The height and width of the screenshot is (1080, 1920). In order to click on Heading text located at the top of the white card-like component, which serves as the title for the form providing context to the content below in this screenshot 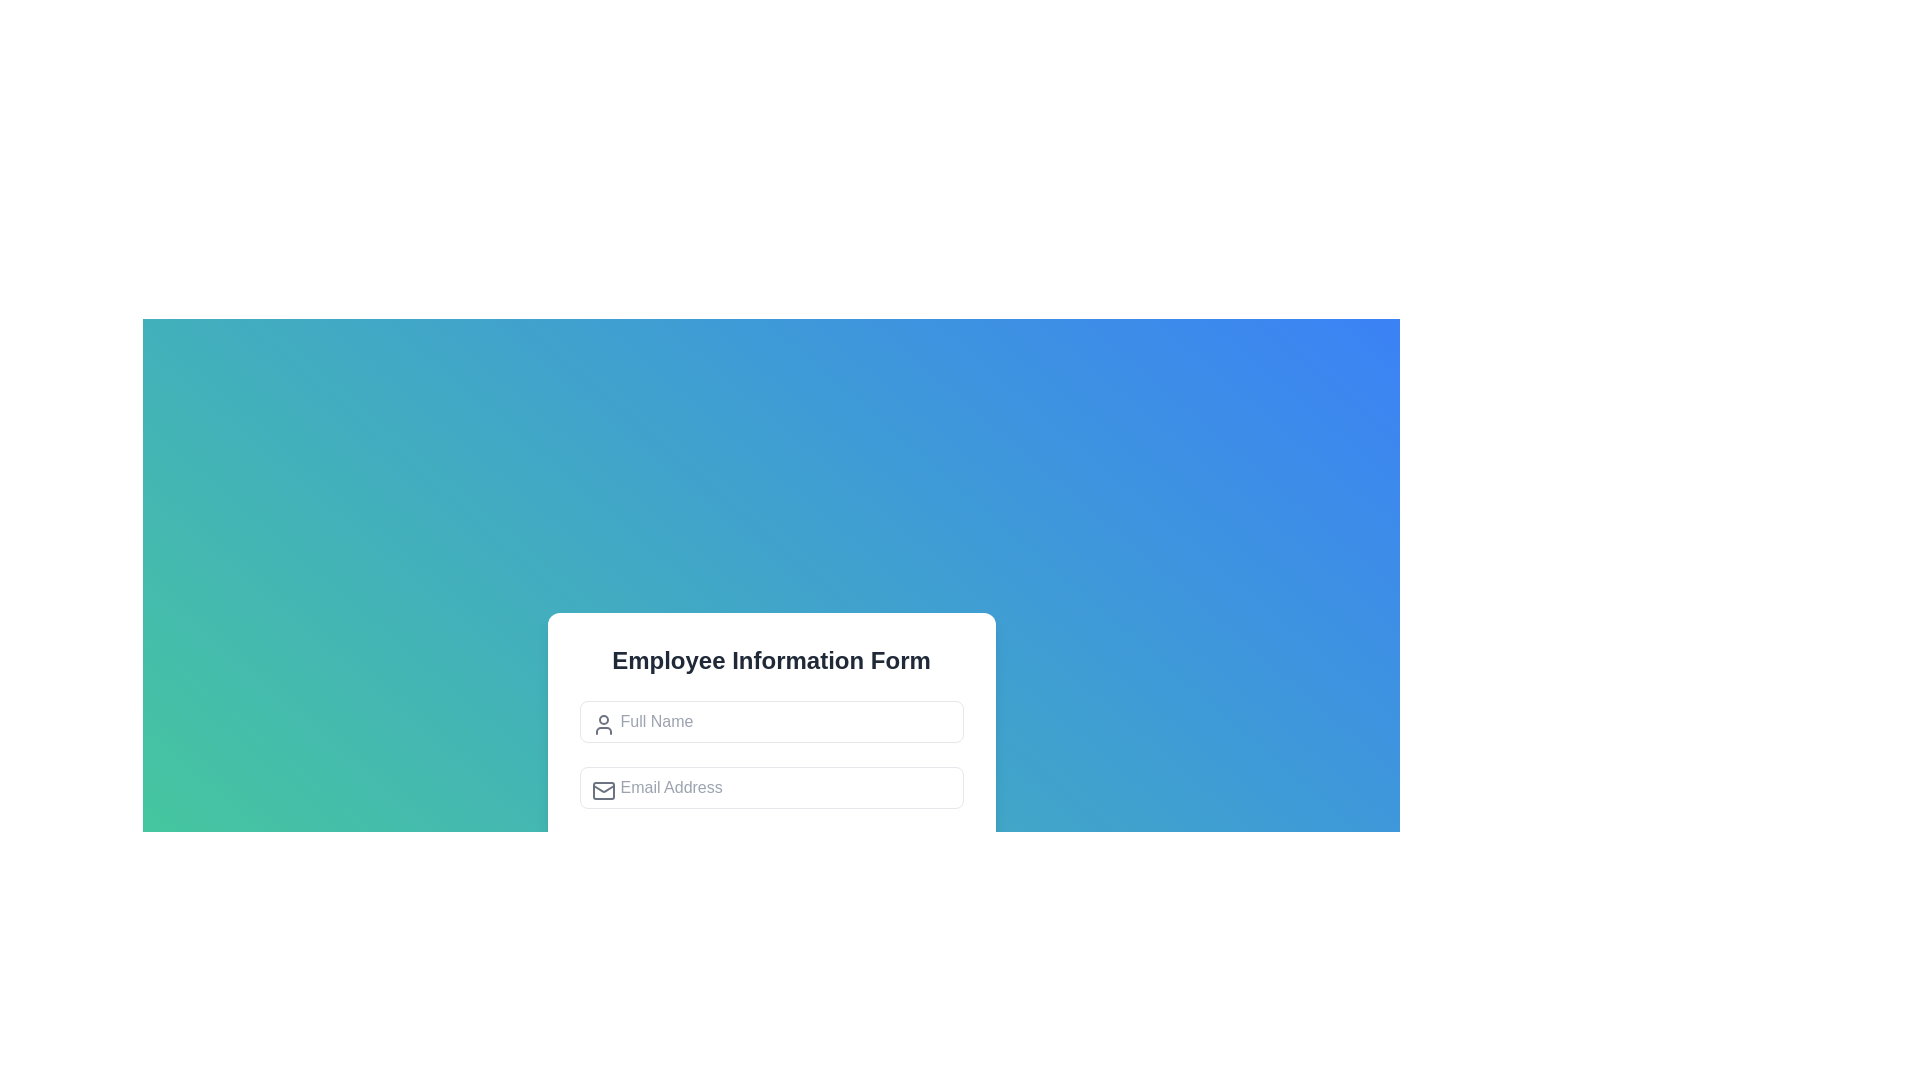, I will do `click(770, 660)`.